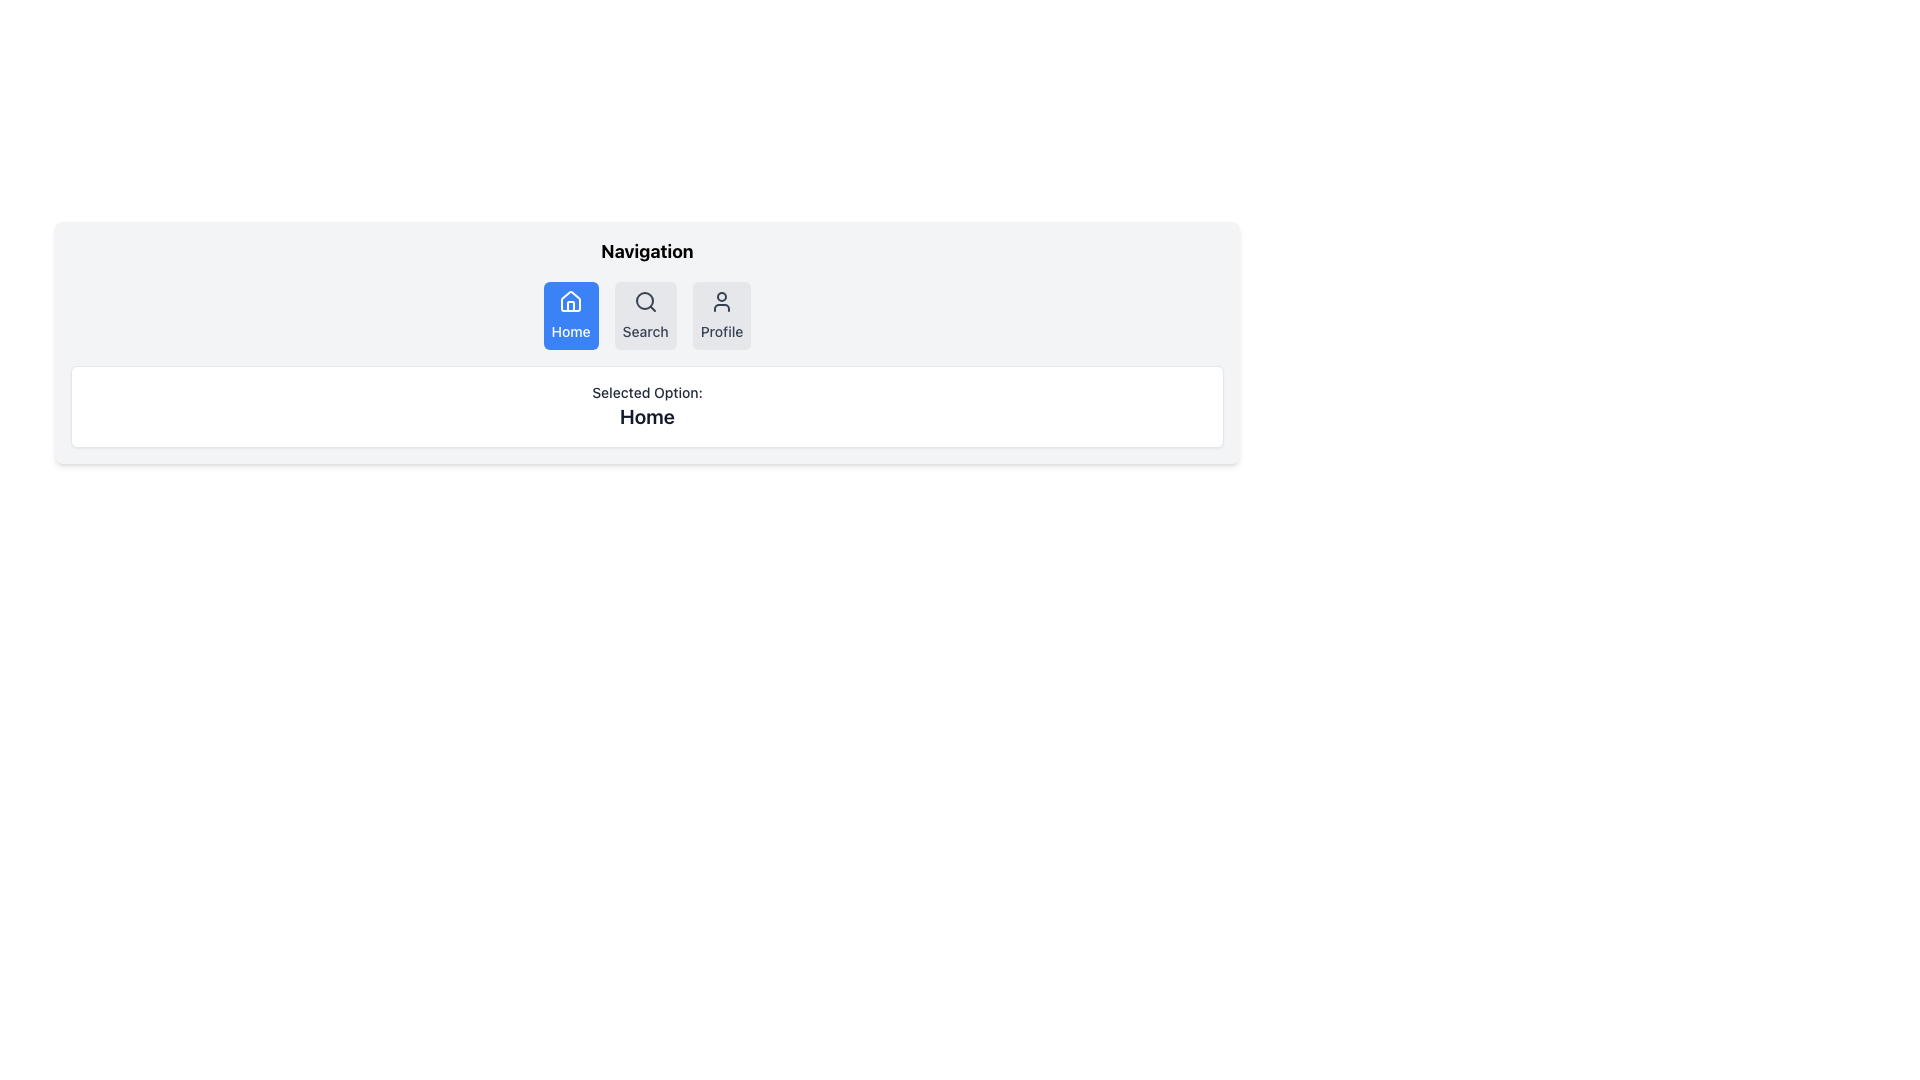  I want to click on the search icon located at the top center of the interface, which is part of the 'Search' button, to initiate a search action, so click(645, 301).